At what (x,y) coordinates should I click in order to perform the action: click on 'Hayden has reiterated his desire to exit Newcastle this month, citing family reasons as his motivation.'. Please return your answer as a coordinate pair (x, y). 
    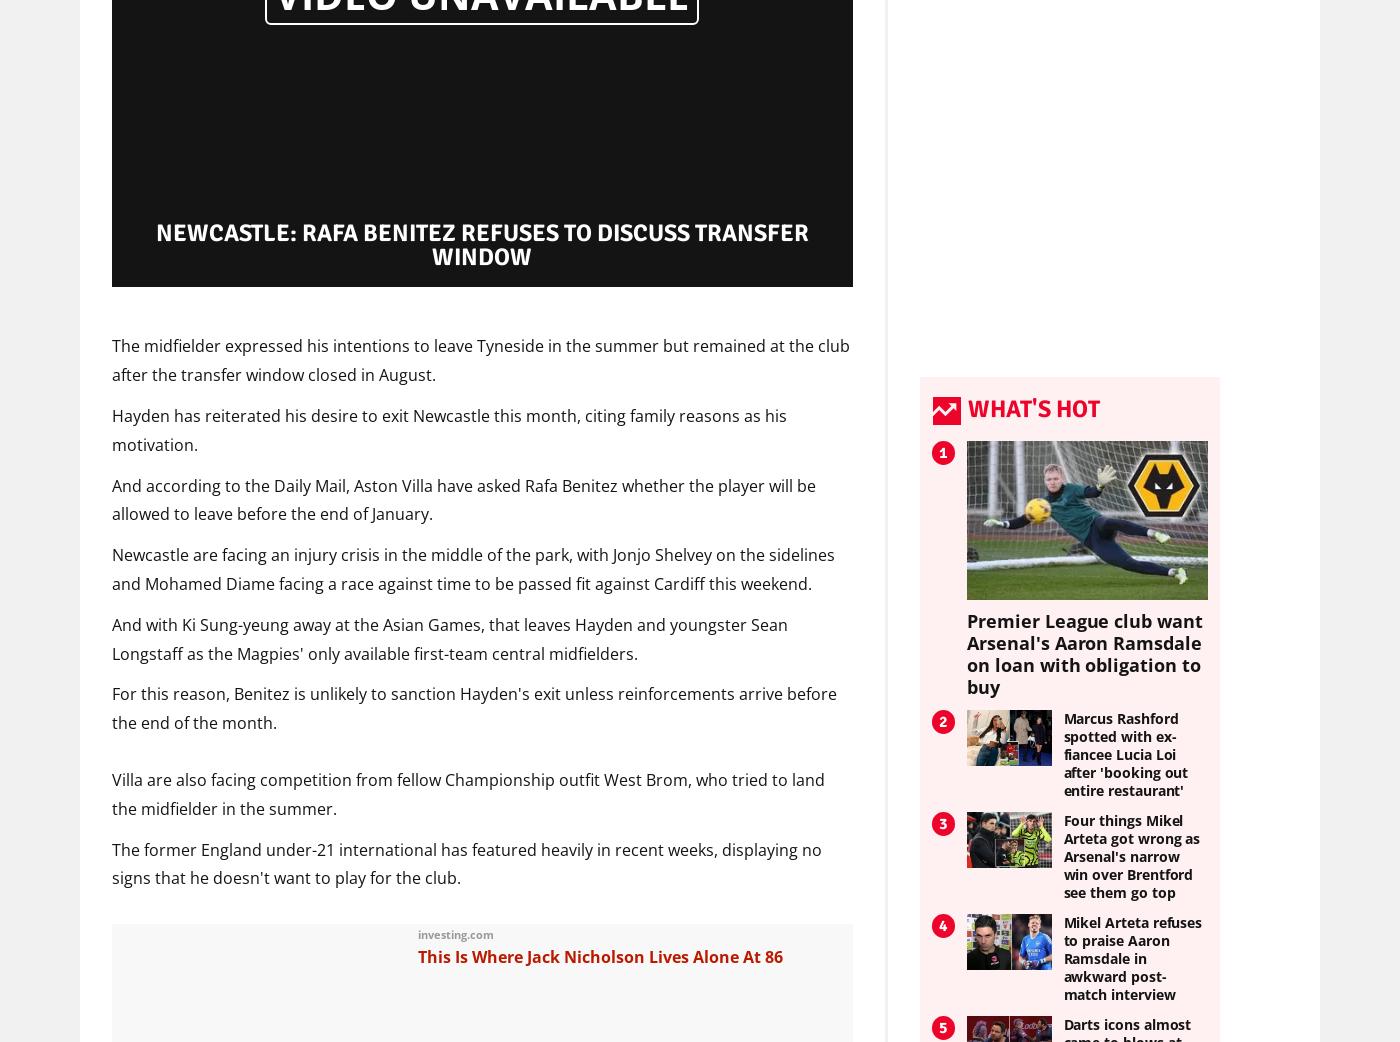
    Looking at the image, I should click on (449, 429).